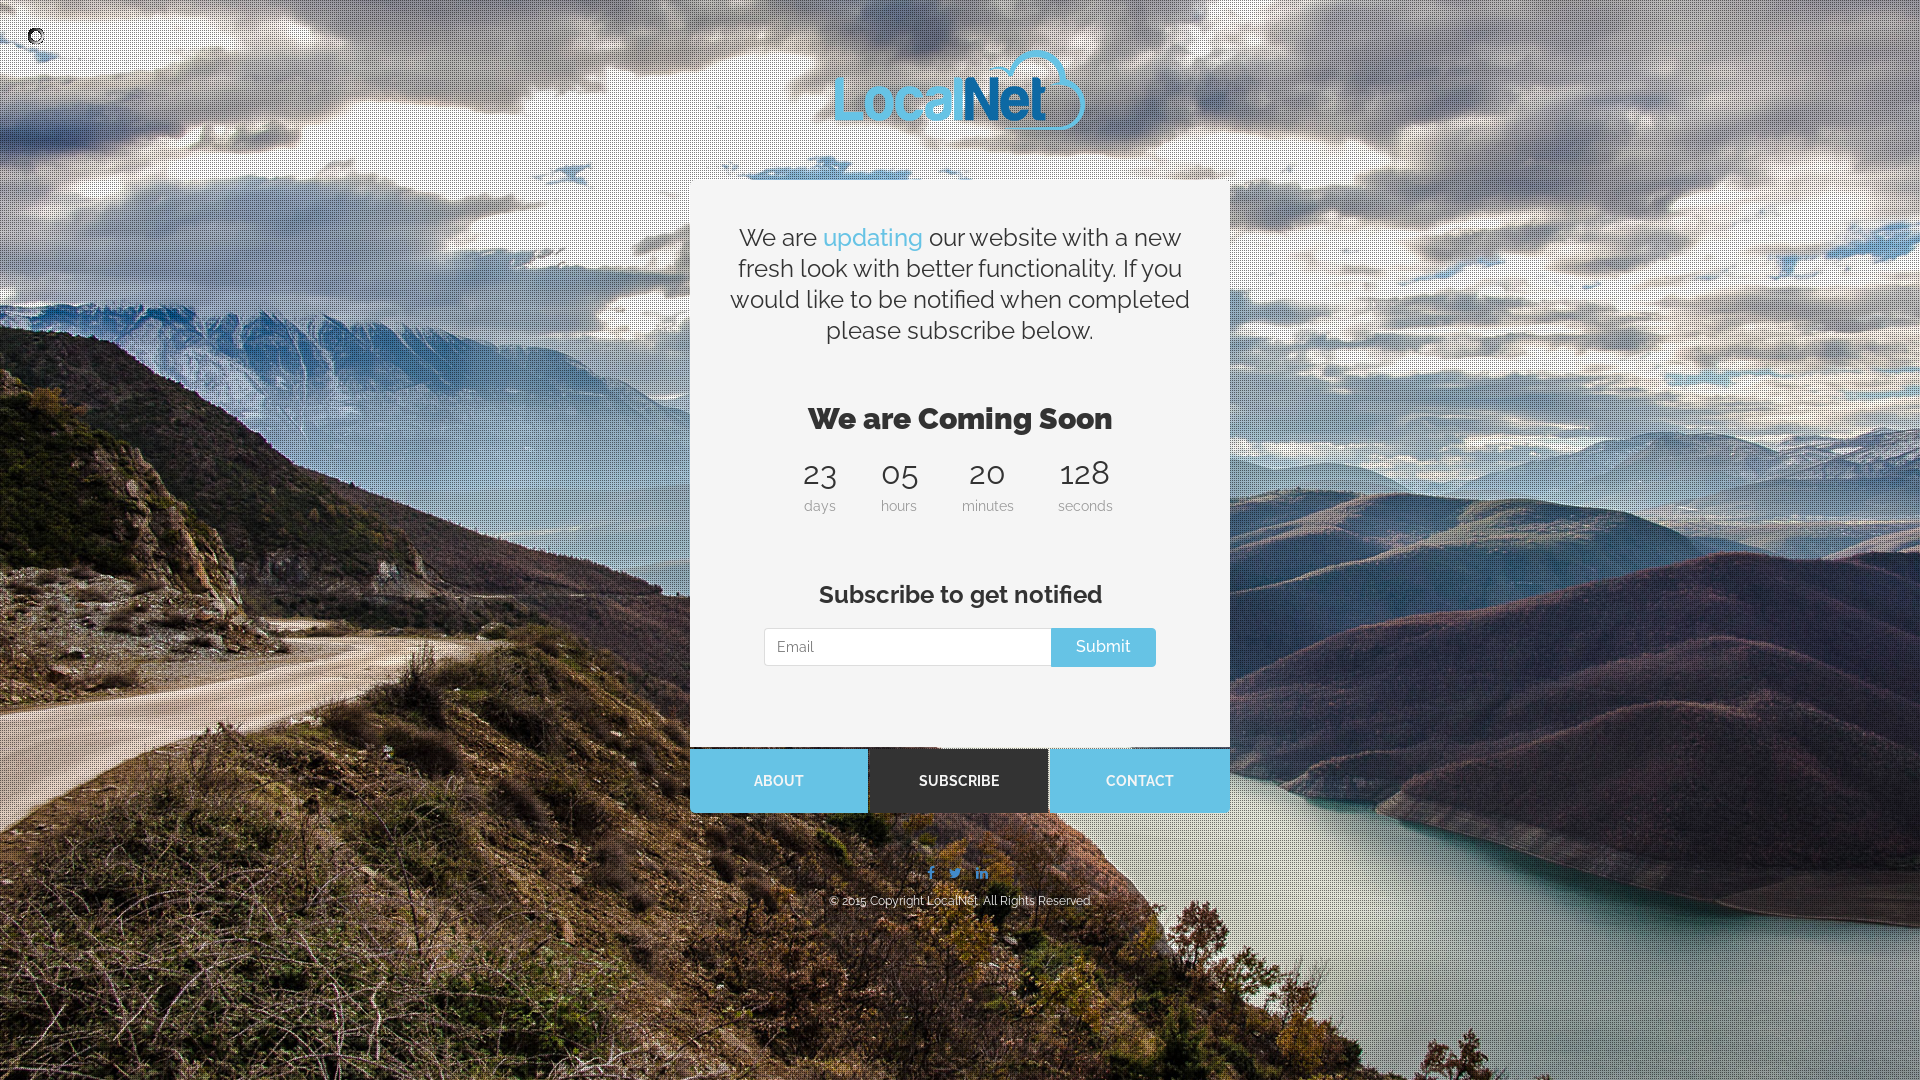 Image resolution: width=1920 pixels, height=1080 pixels. I want to click on 'SUBSCRIBE', so click(958, 779).